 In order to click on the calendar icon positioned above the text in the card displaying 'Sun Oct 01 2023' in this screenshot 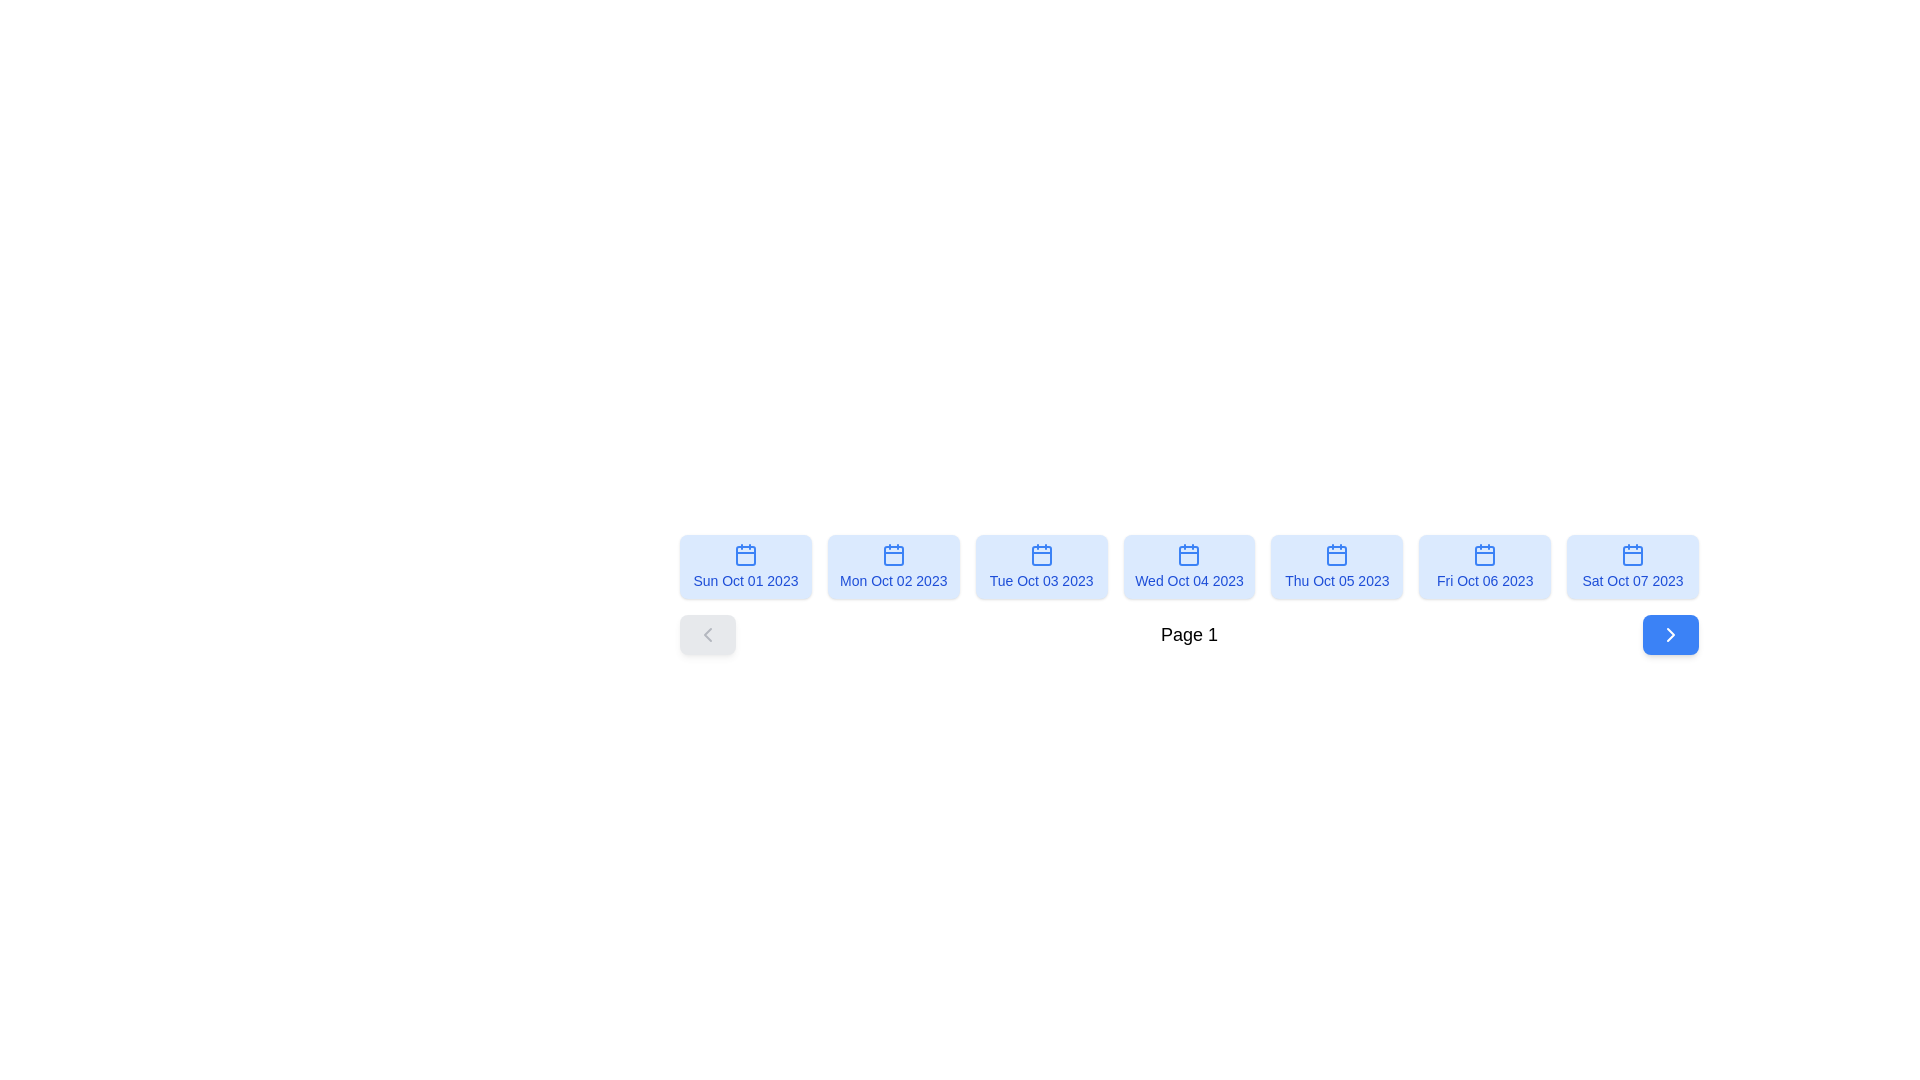, I will do `click(744, 555)`.